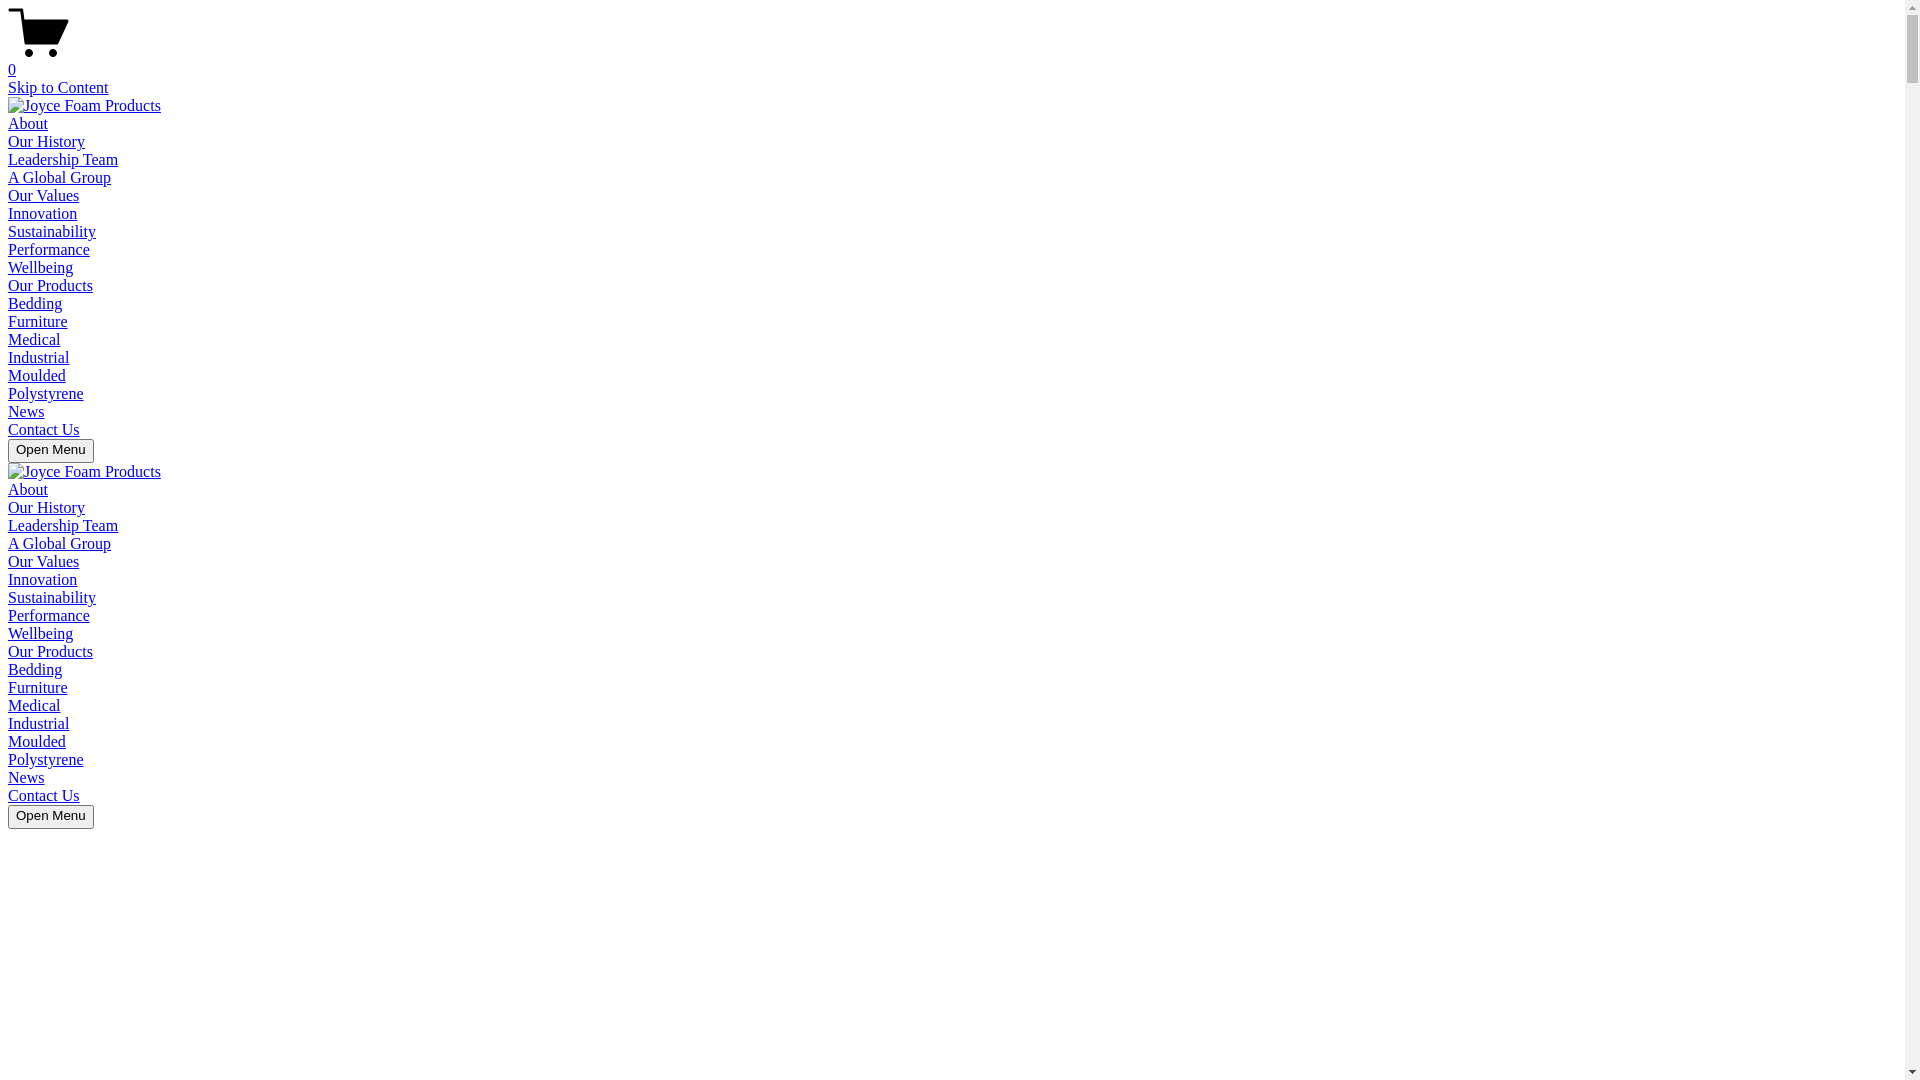  What do you see at coordinates (28, 489) in the screenshot?
I see `'About'` at bounding box center [28, 489].